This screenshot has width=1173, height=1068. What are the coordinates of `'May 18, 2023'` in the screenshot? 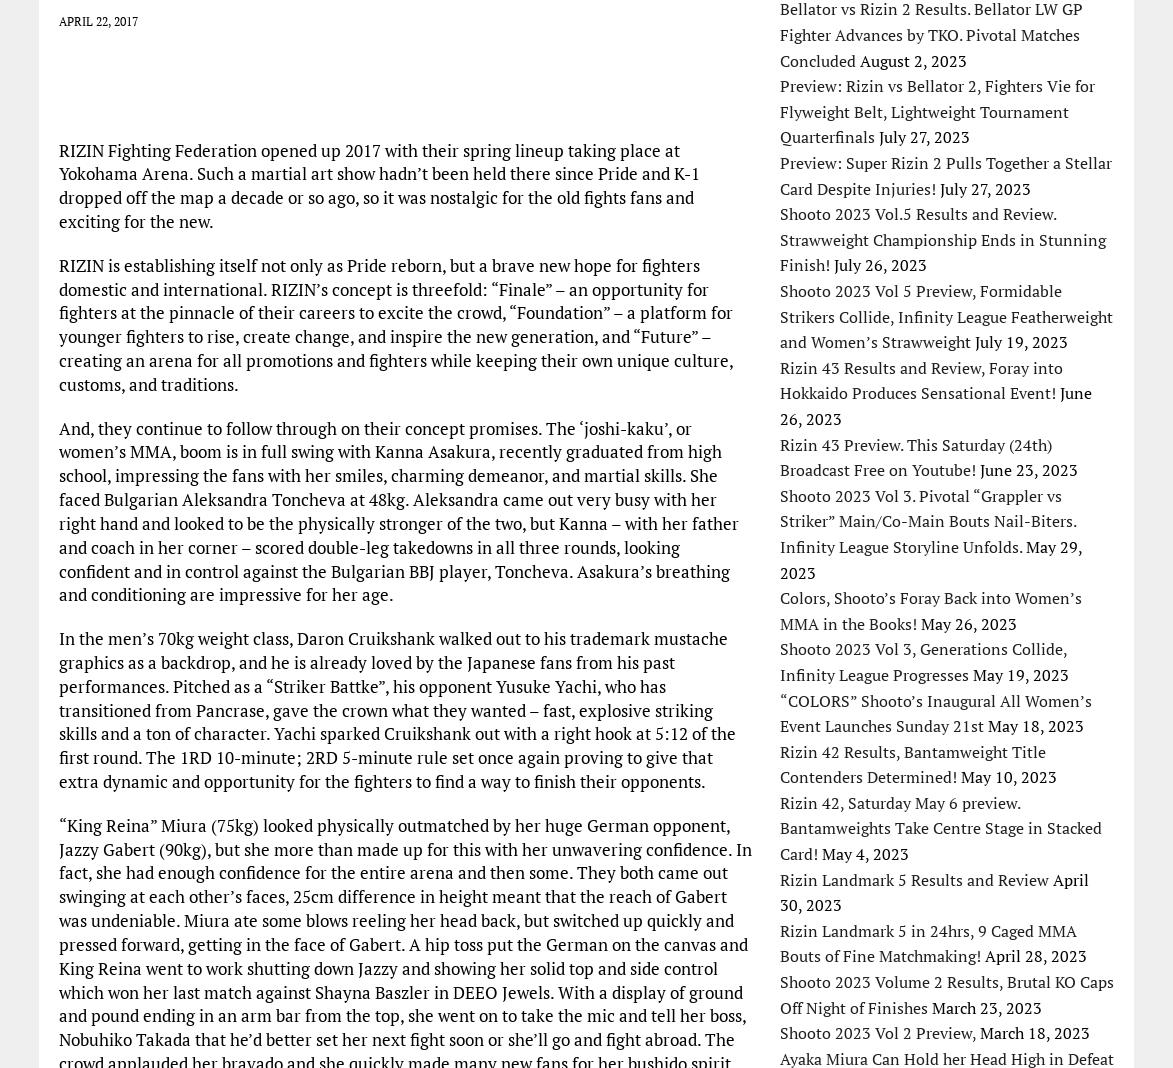 It's located at (987, 726).